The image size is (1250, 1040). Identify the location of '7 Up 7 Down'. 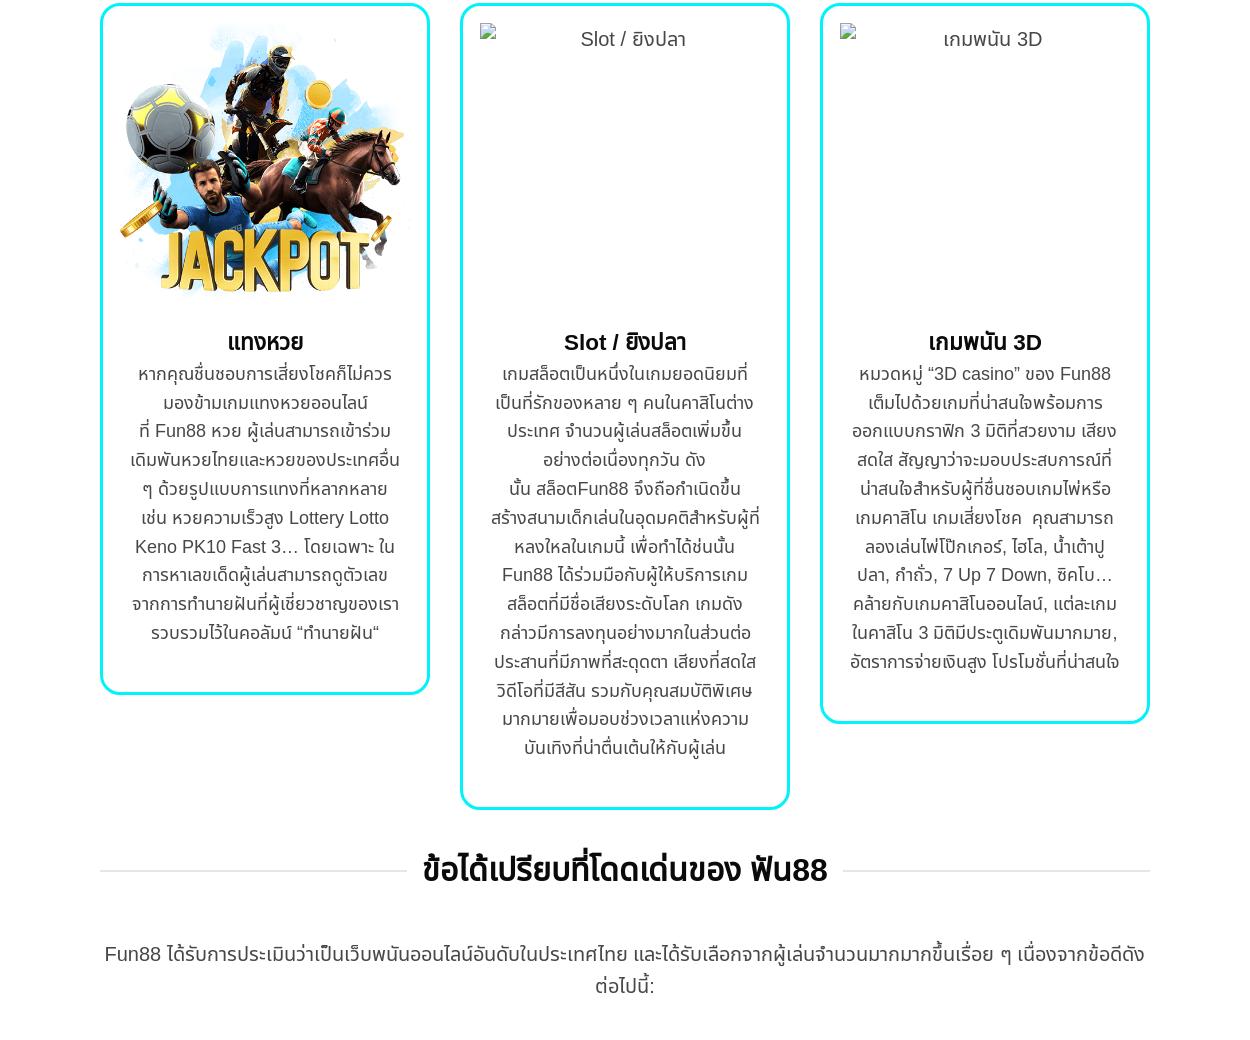
(993, 574).